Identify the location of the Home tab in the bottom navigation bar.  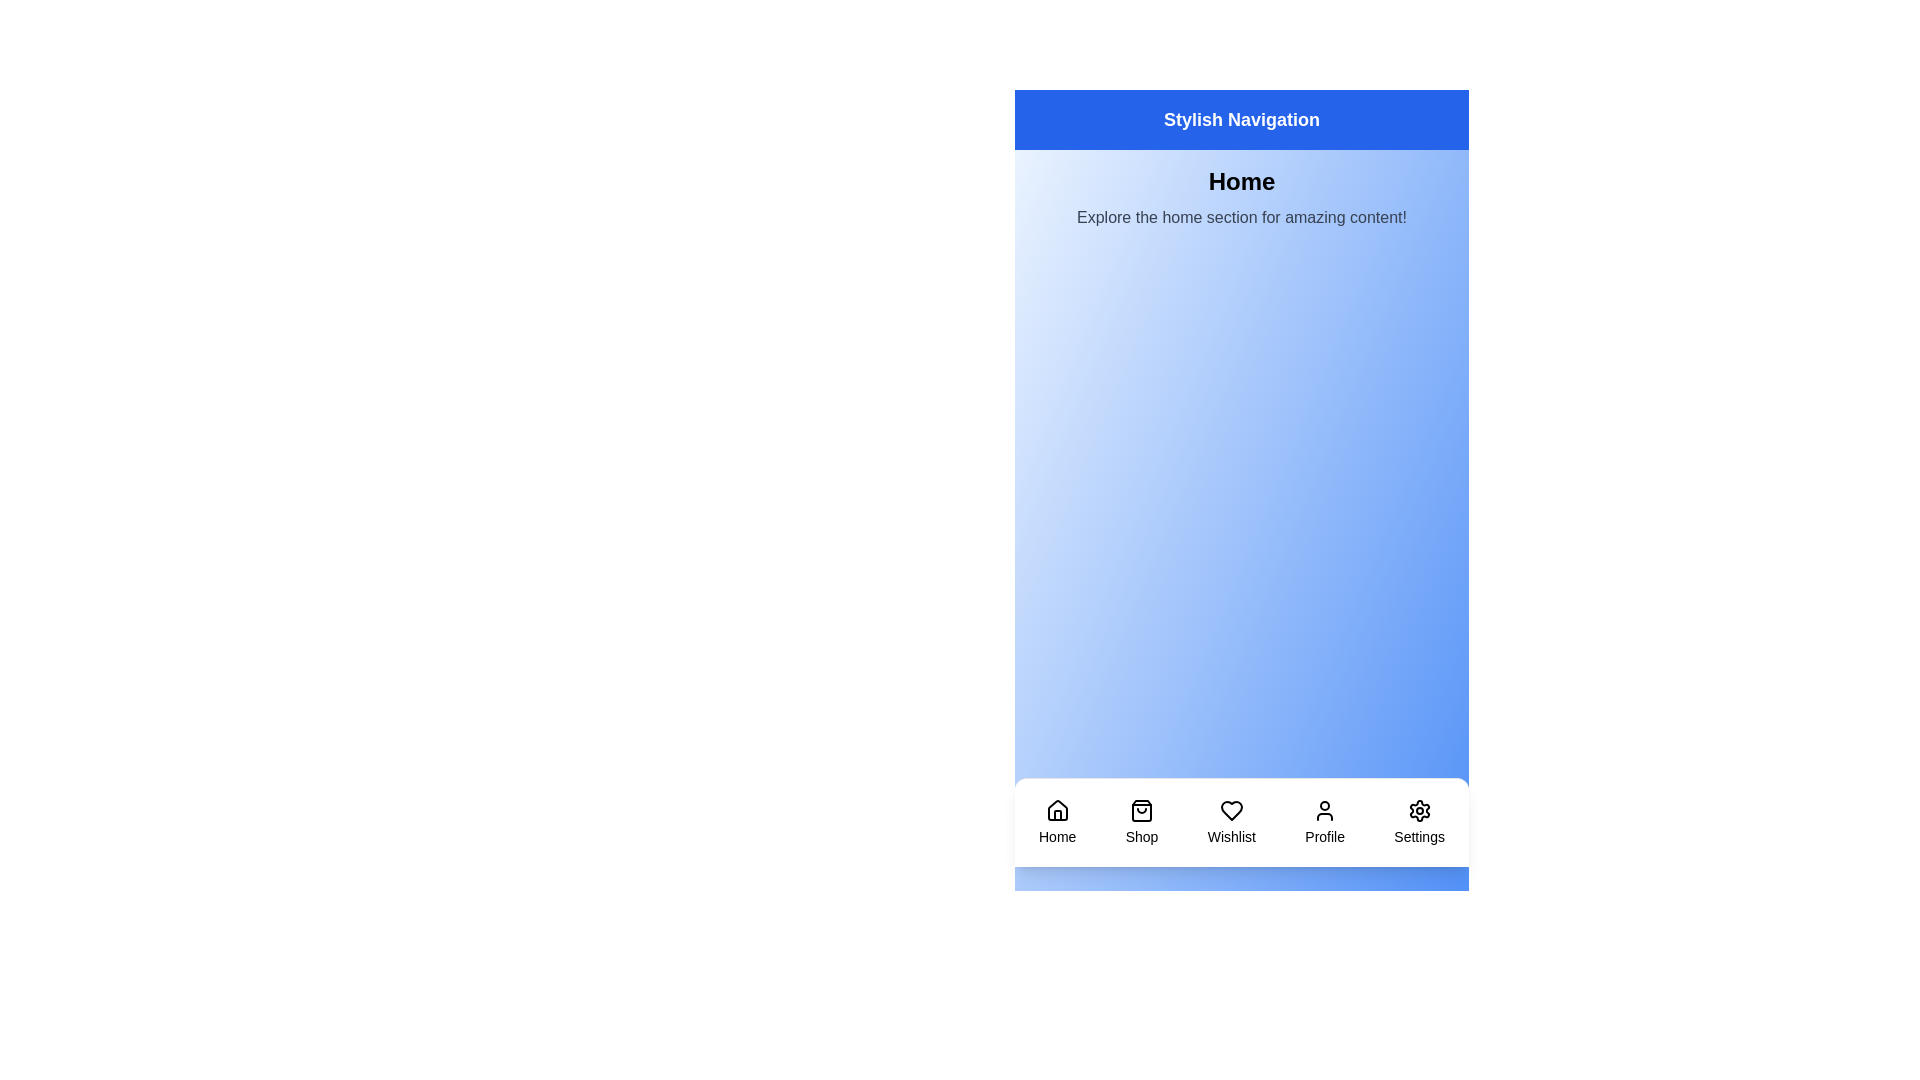
(1055, 822).